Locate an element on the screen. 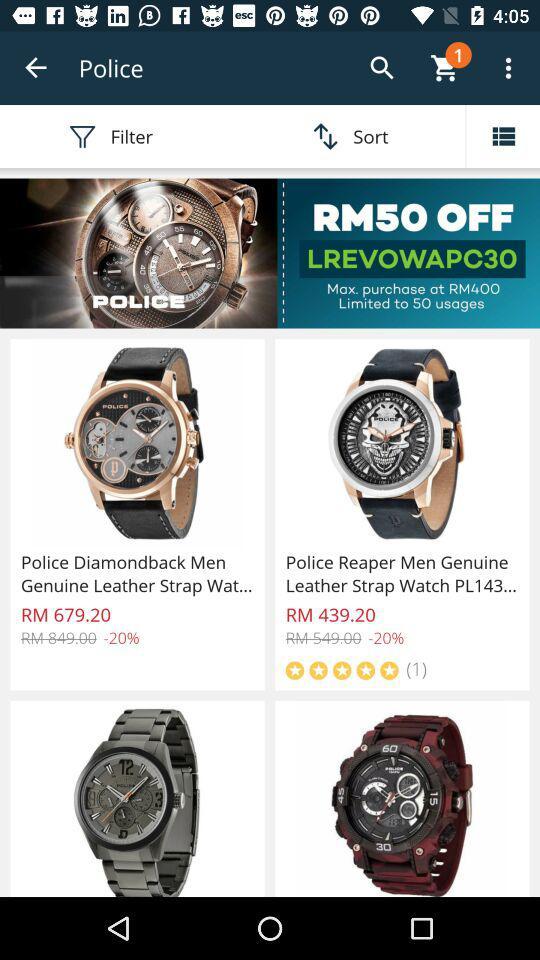 The width and height of the screenshot is (540, 960). the item above filter icon is located at coordinates (36, 68).